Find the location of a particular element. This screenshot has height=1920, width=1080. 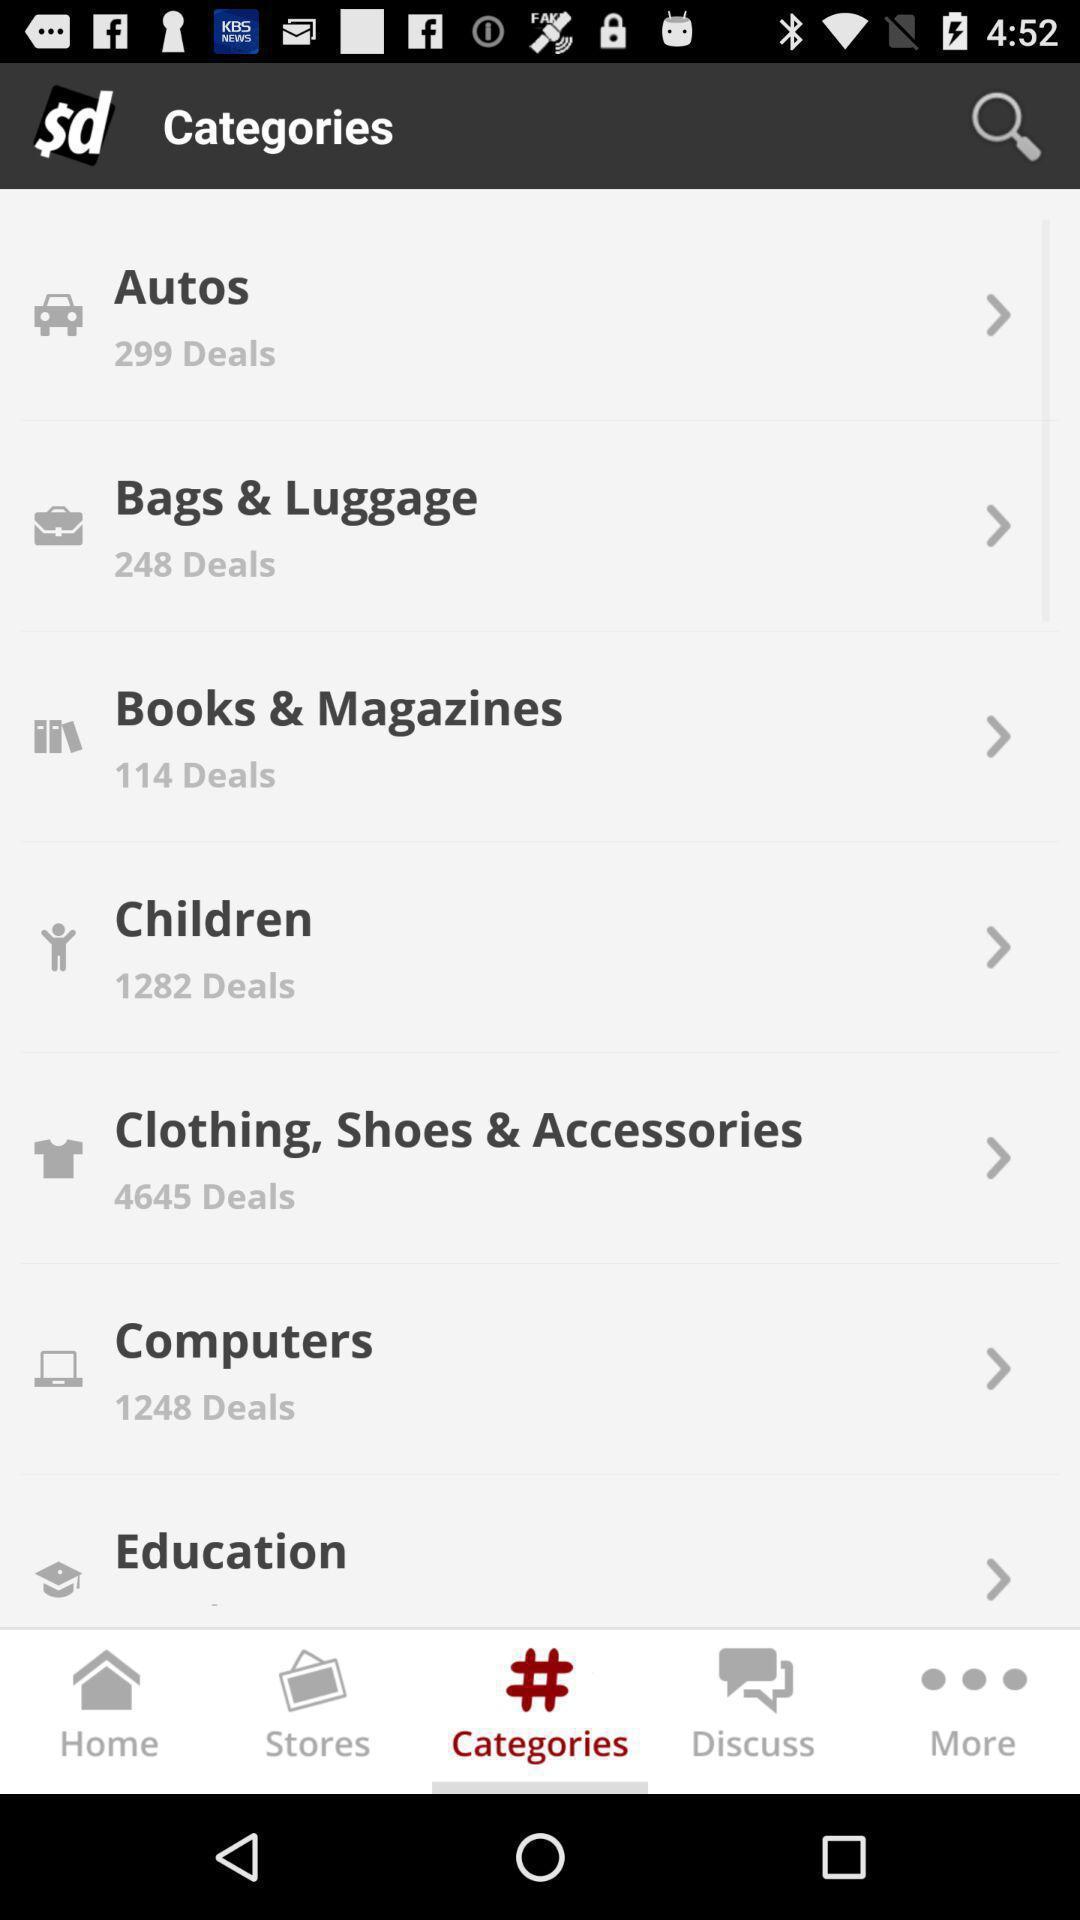

picture option is located at coordinates (323, 1715).